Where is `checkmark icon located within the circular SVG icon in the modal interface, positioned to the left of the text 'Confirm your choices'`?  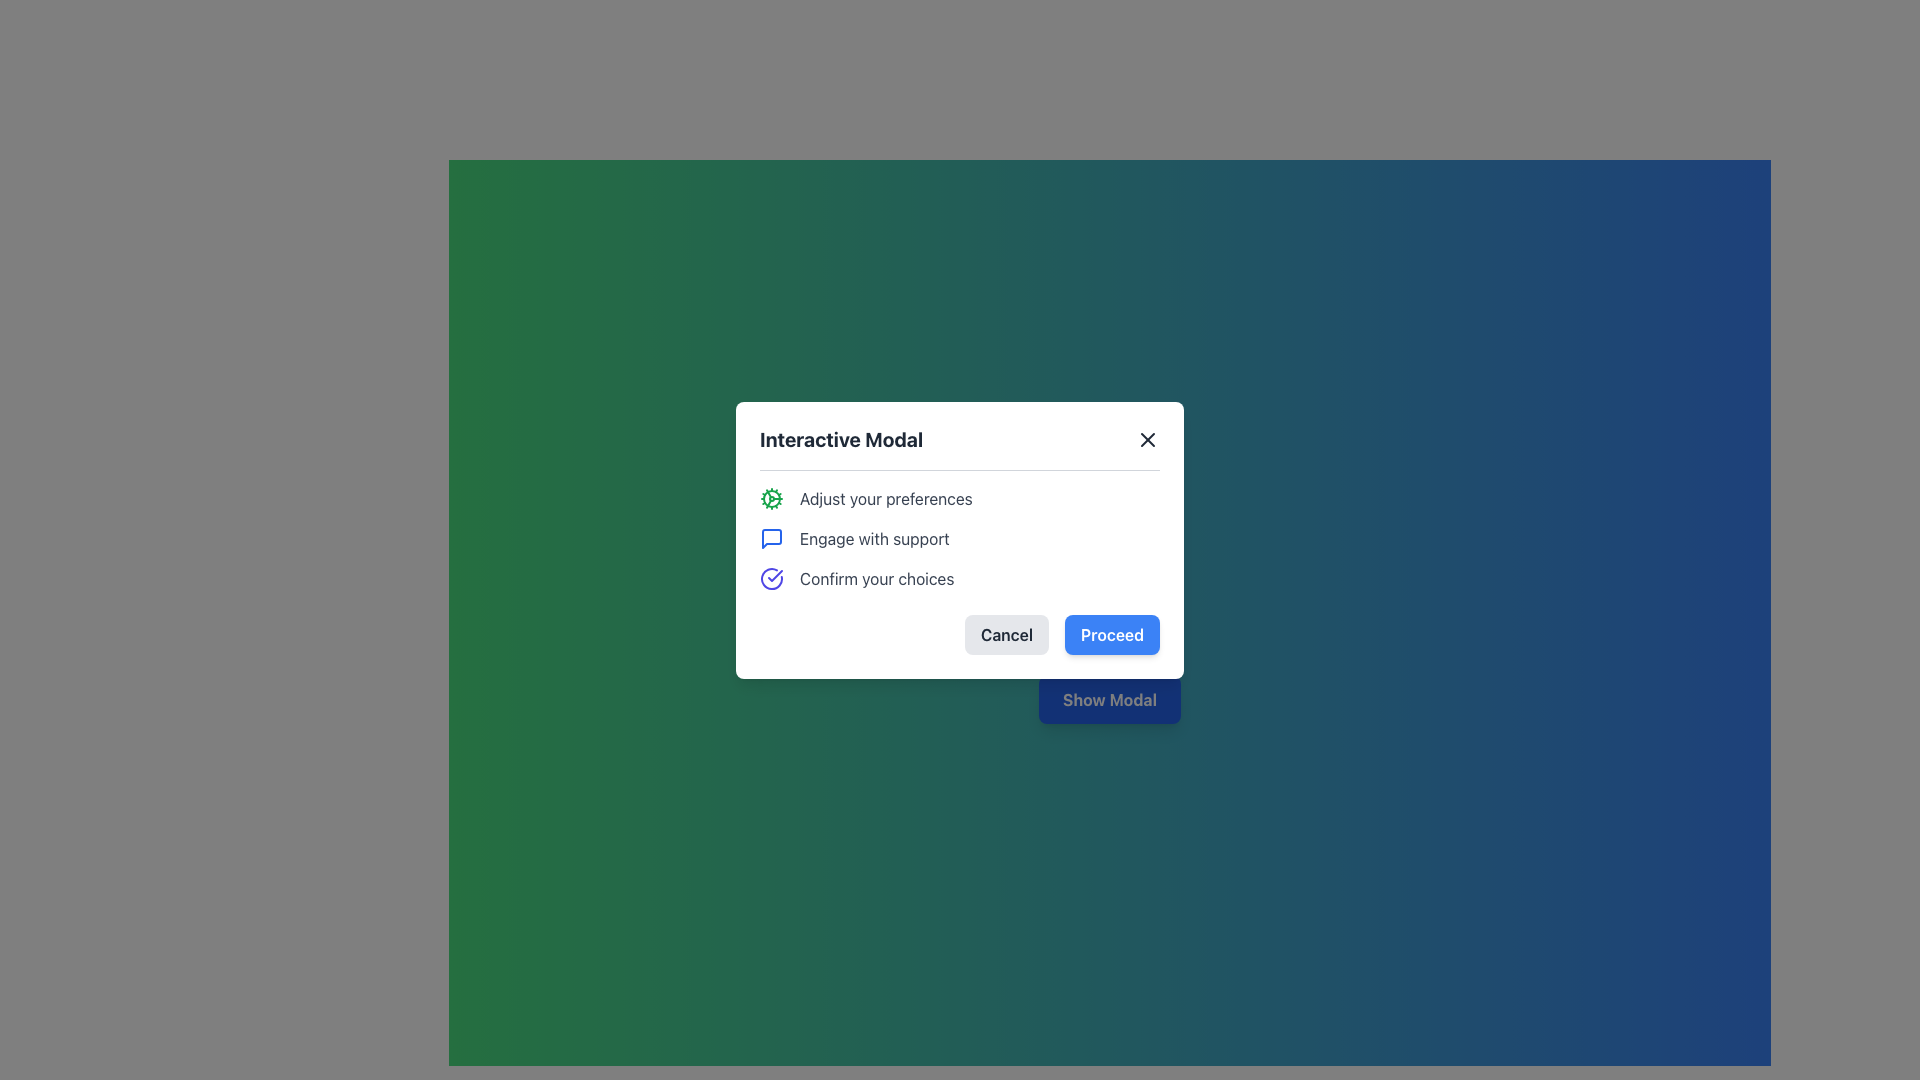 checkmark icon located within the circular SVG icon in the modal interface, positioned to the left of the text 'Confirm your choices' is located at coordinates (774, 575).